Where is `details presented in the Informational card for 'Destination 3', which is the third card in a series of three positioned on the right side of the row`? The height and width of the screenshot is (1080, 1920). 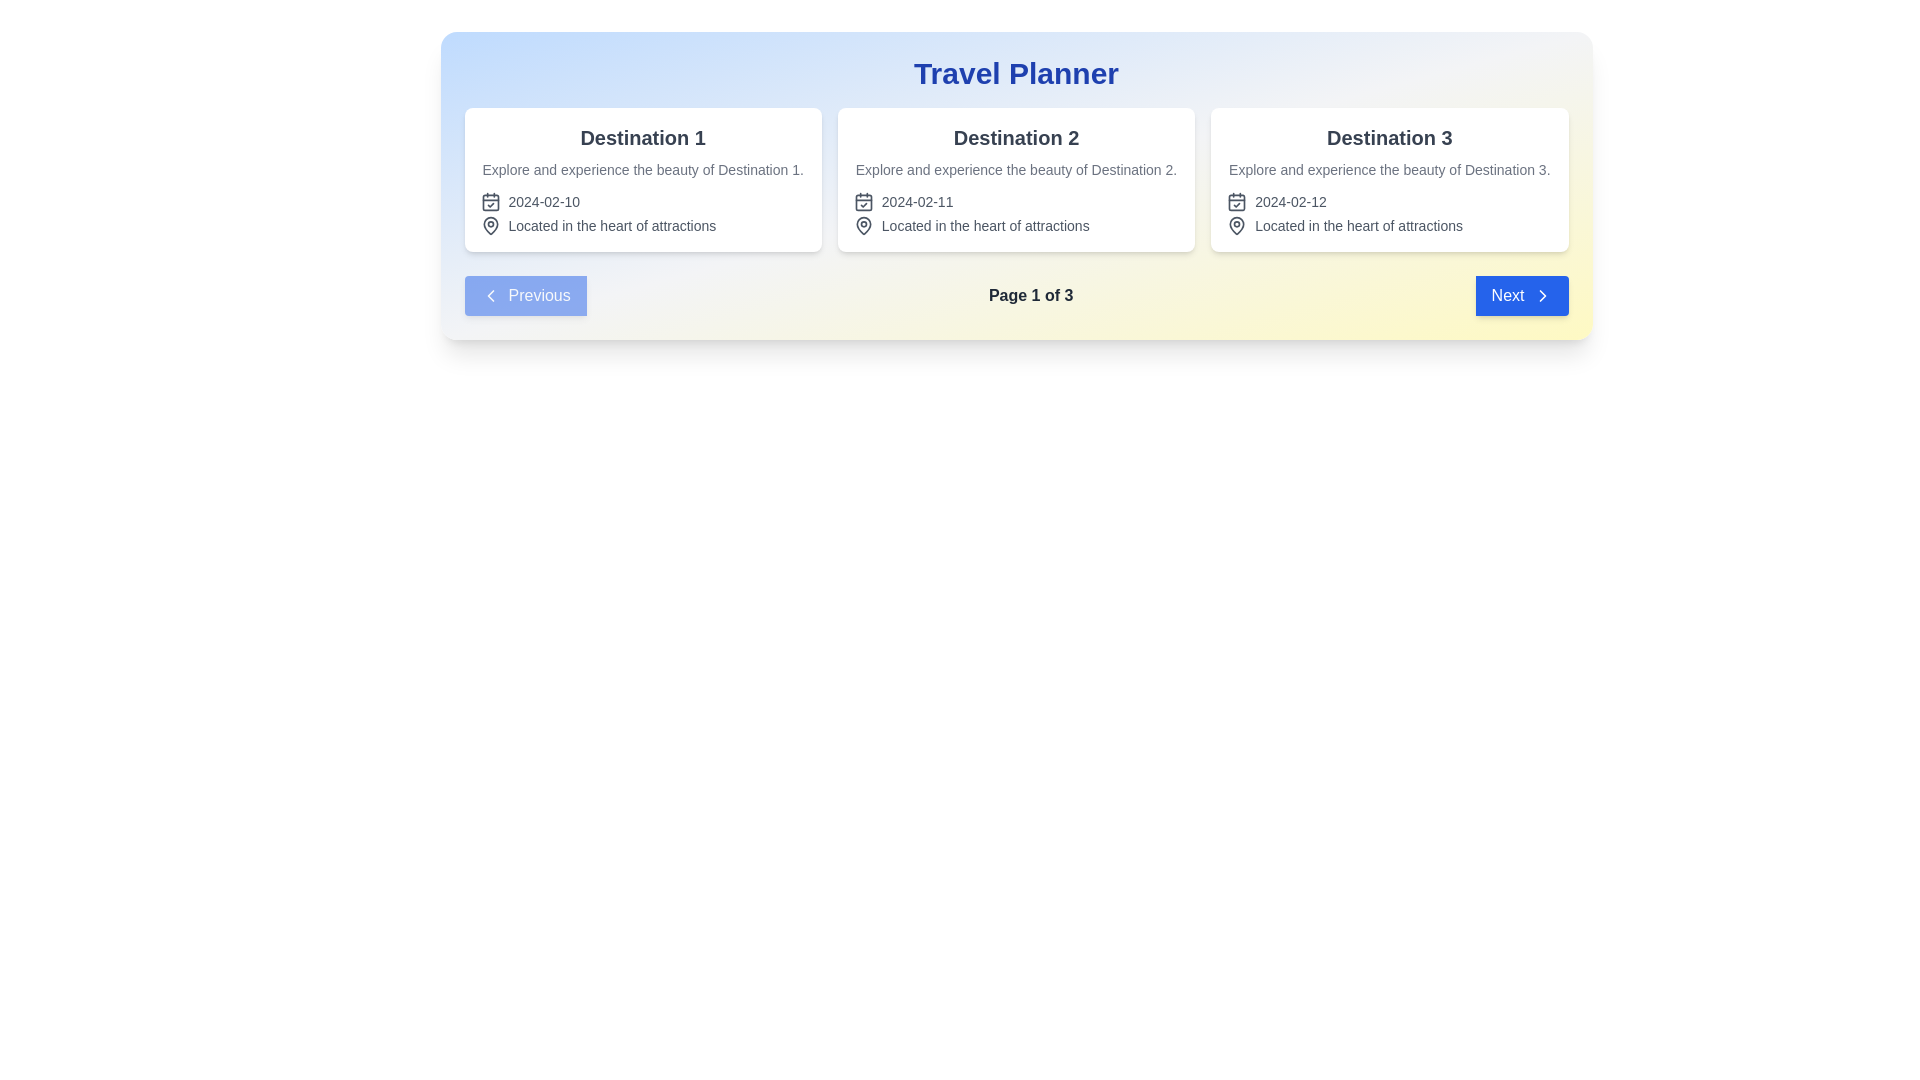
details presented in the Informational card for 'Destination 3', which is the third card in a series of three positioned on the right side of the row is located at coordinates (1388, 180).